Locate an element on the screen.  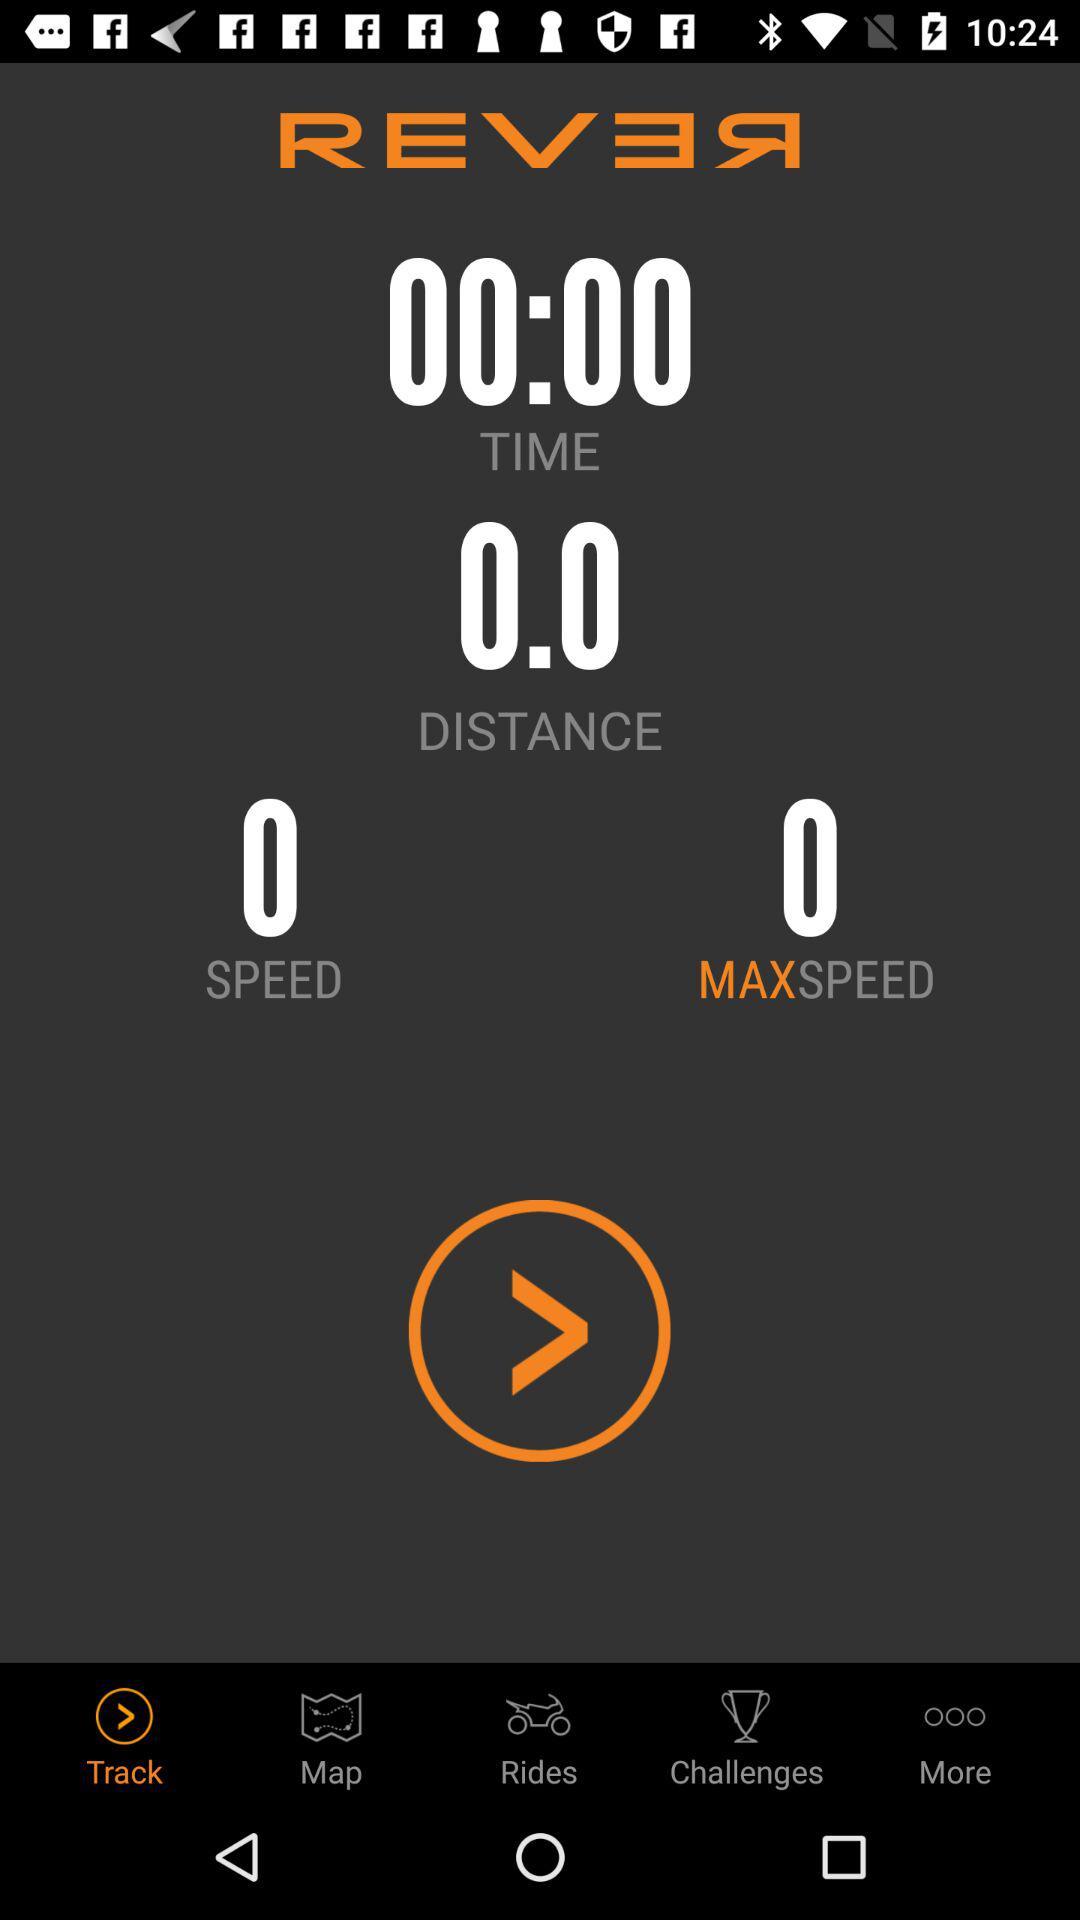
go back is located at coordinates (538, 1330).